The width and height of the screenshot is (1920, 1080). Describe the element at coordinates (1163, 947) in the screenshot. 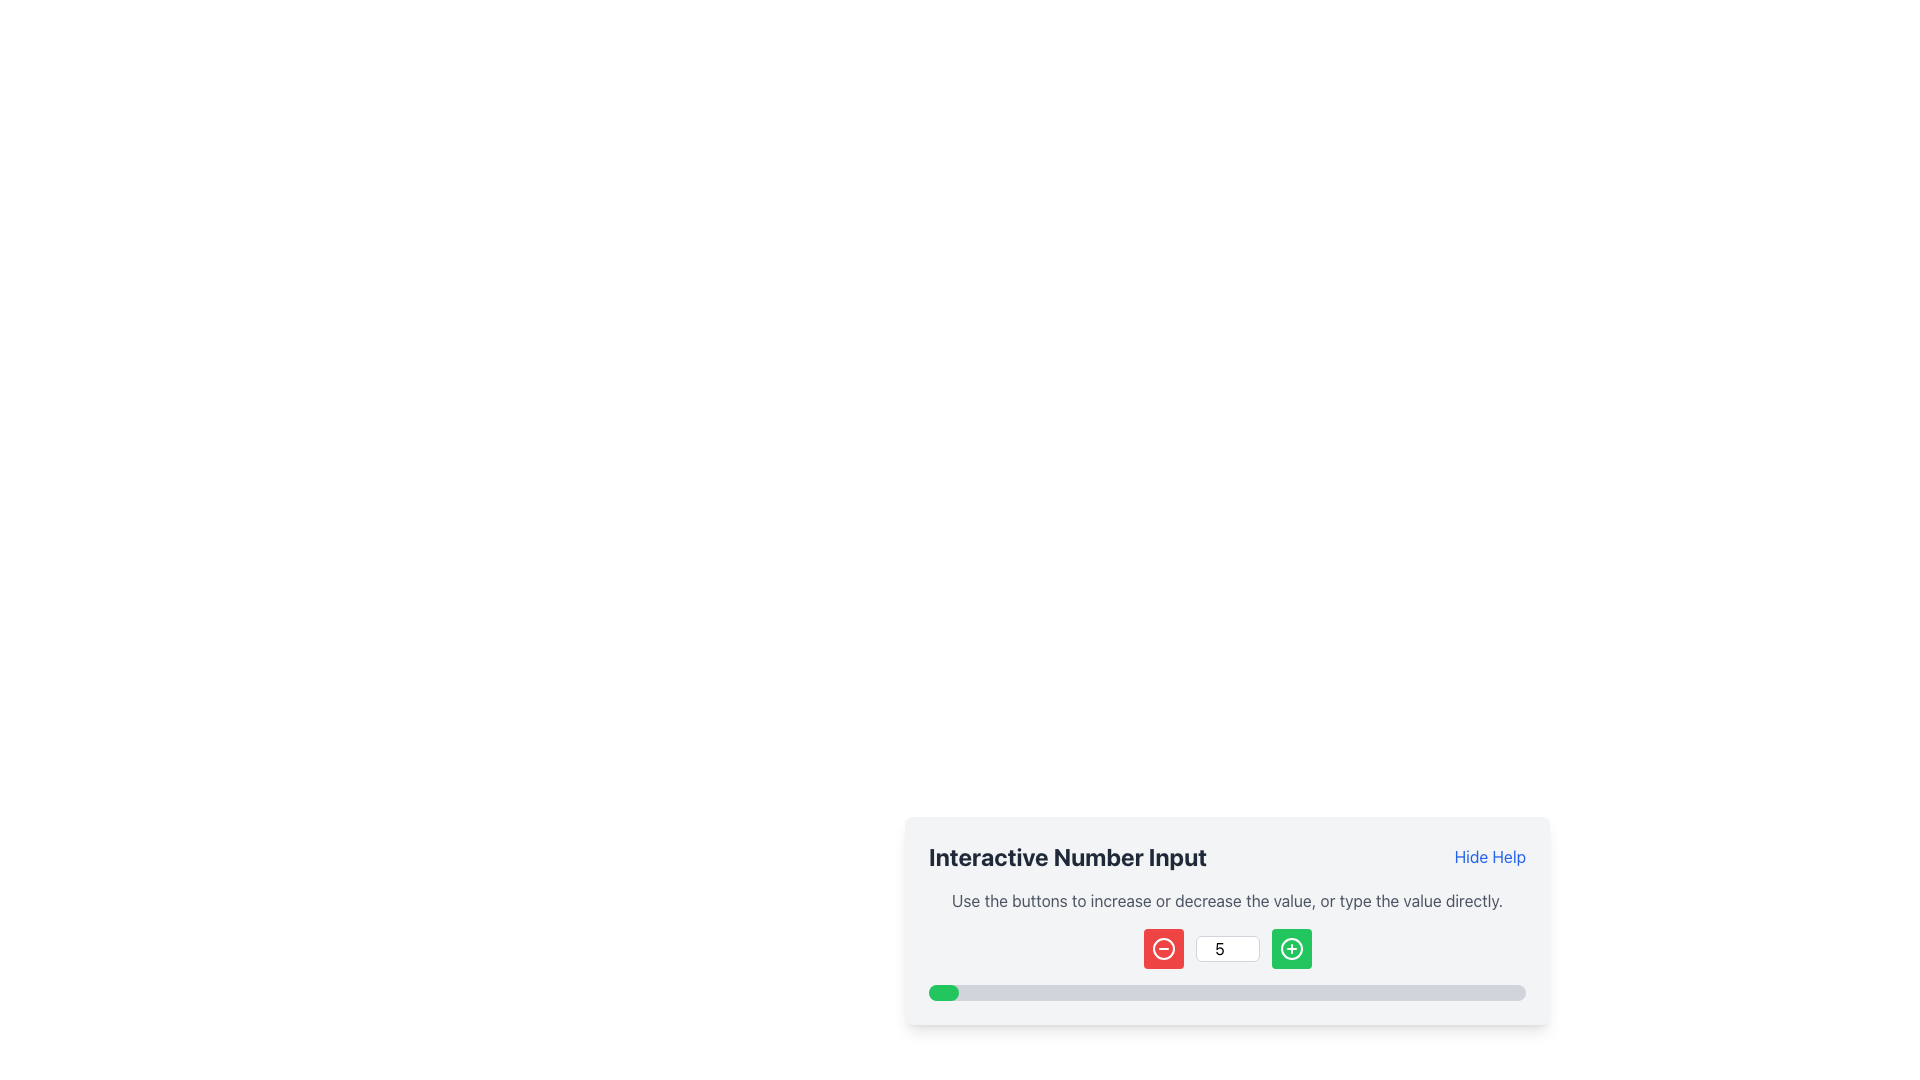

I see `the red decrement icon located to the left of the numeric input field to decrement the numeric value` at that location.